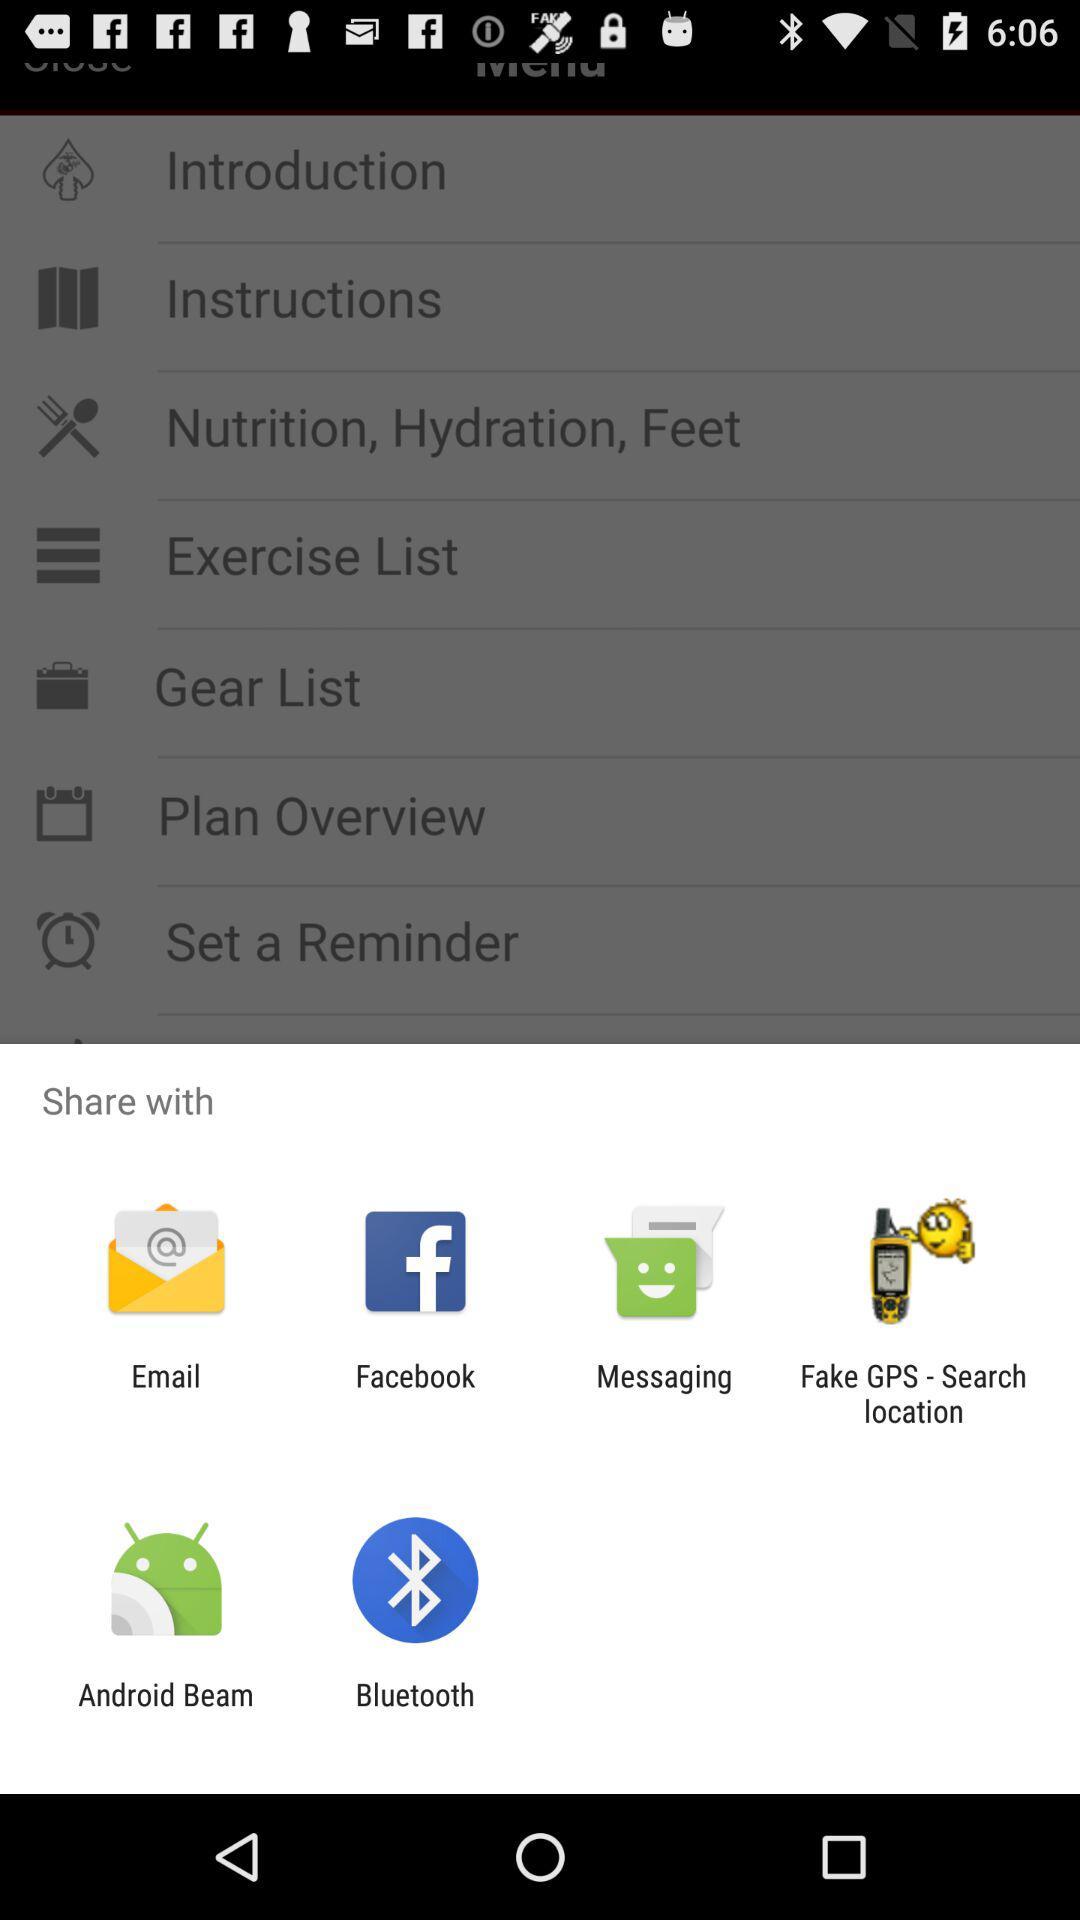 Image resolution: width=1080 pixels, height=1920 pixels. Describe the element at coordinates (414, 1392) in the screenshot. I see `the icon to the right of email icon` at that location.